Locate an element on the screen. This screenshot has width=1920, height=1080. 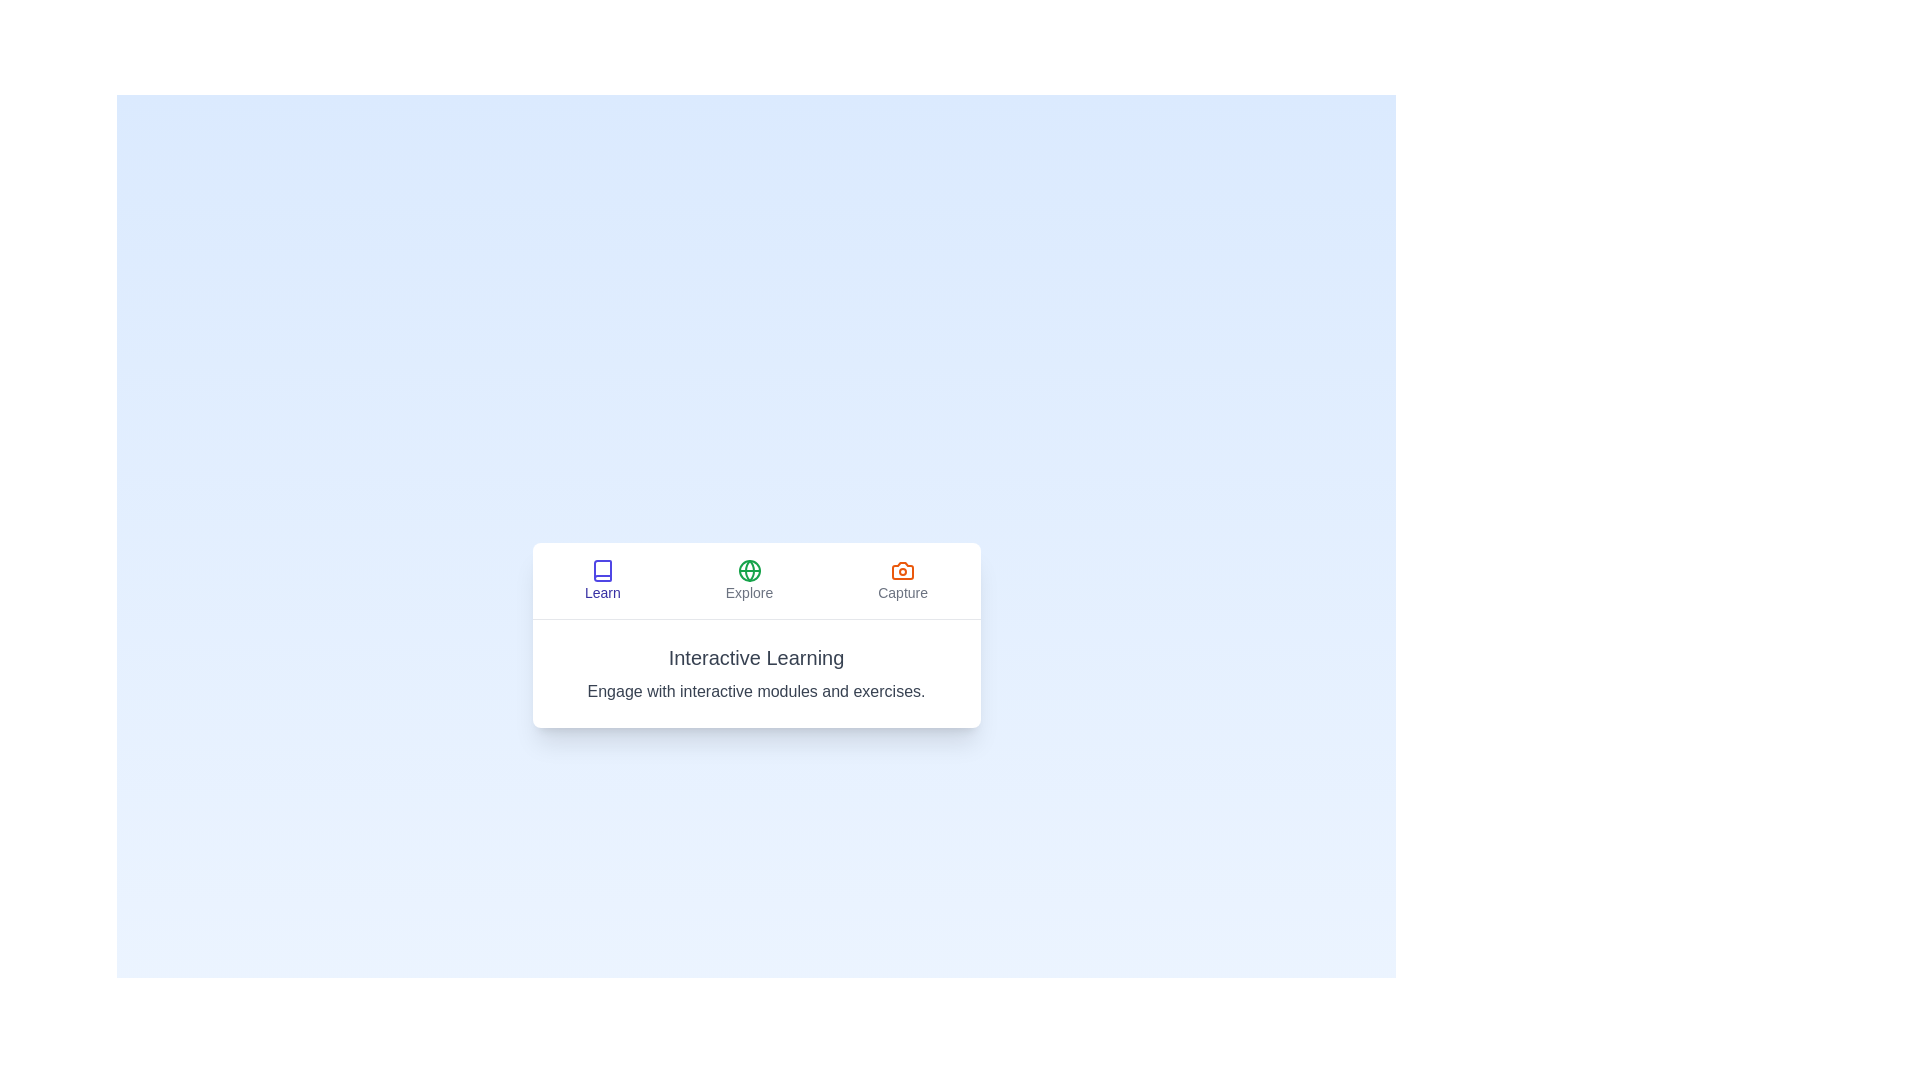
the icon for the Explore tab is located at coordinates (748, 570).